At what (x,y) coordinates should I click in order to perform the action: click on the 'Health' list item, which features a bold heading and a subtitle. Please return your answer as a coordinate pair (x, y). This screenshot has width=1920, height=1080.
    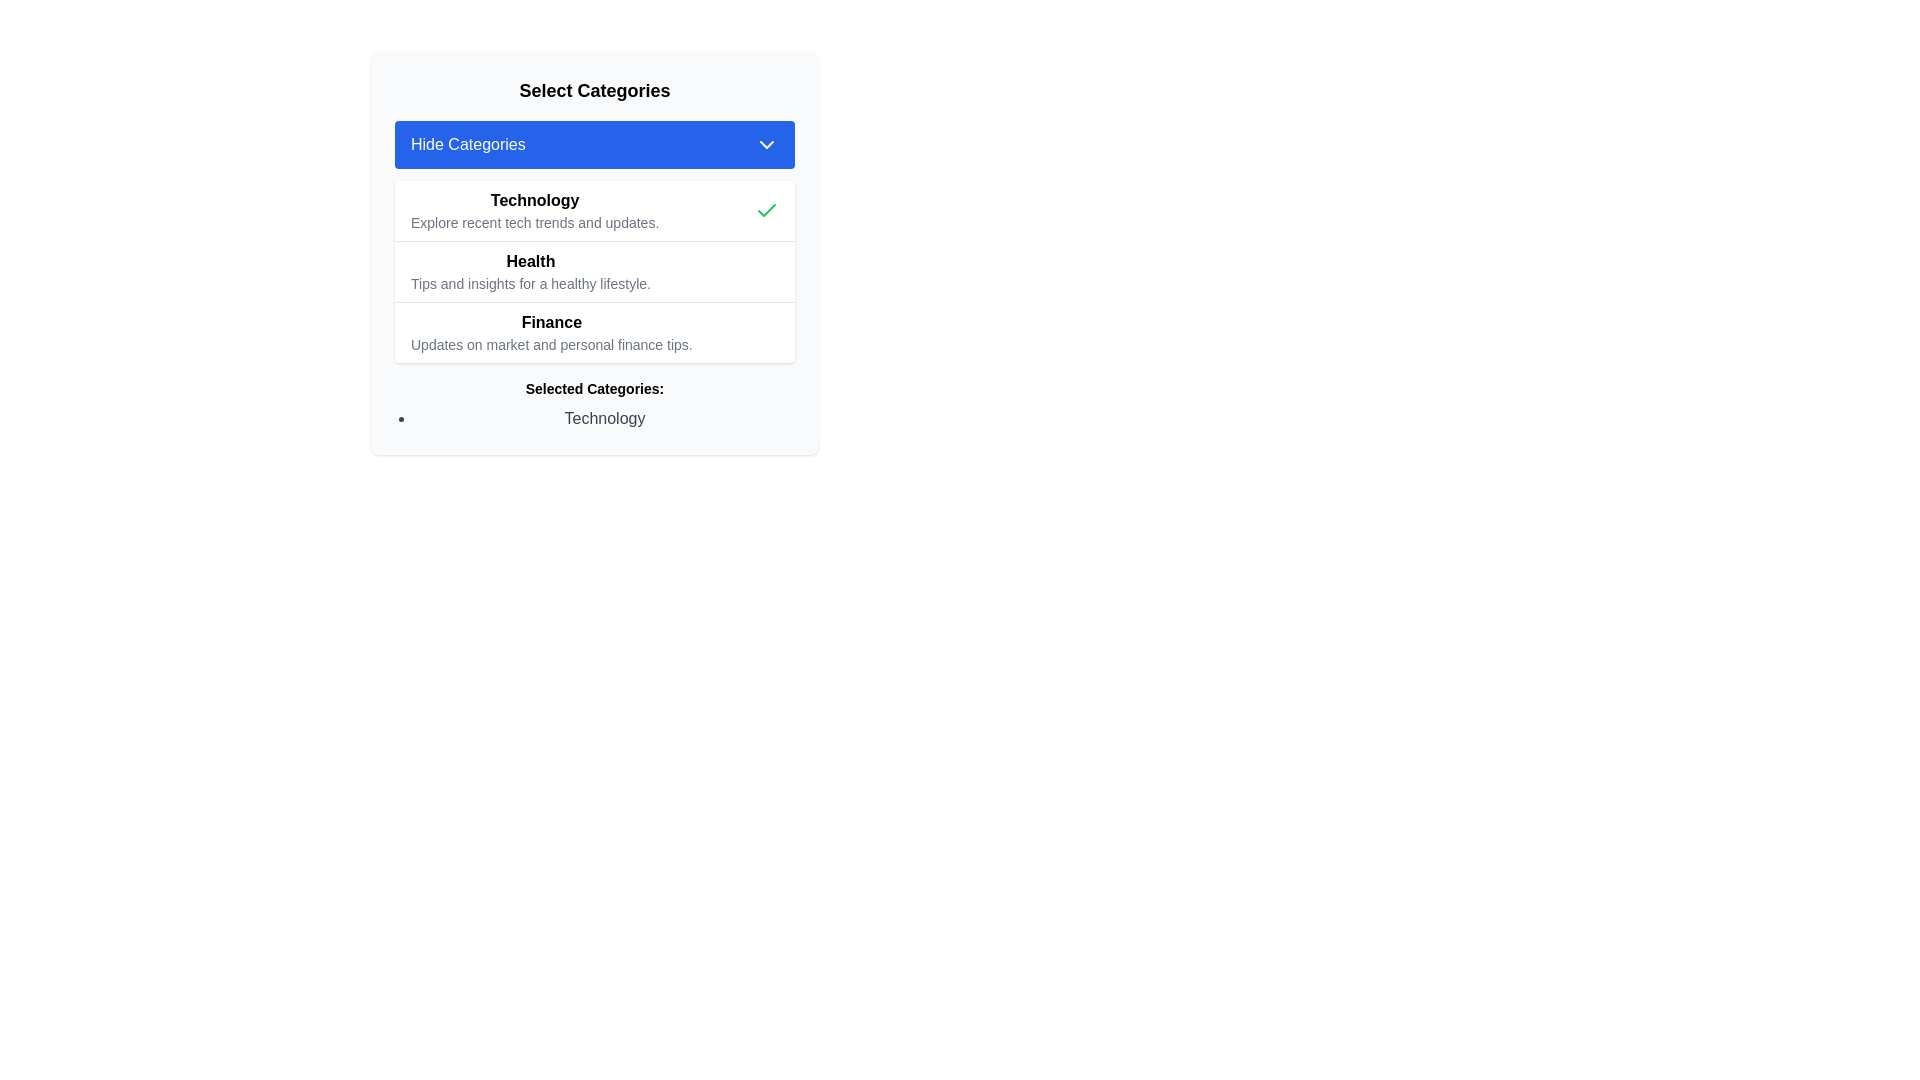
    Looking at the image, I should click on (594, 271).